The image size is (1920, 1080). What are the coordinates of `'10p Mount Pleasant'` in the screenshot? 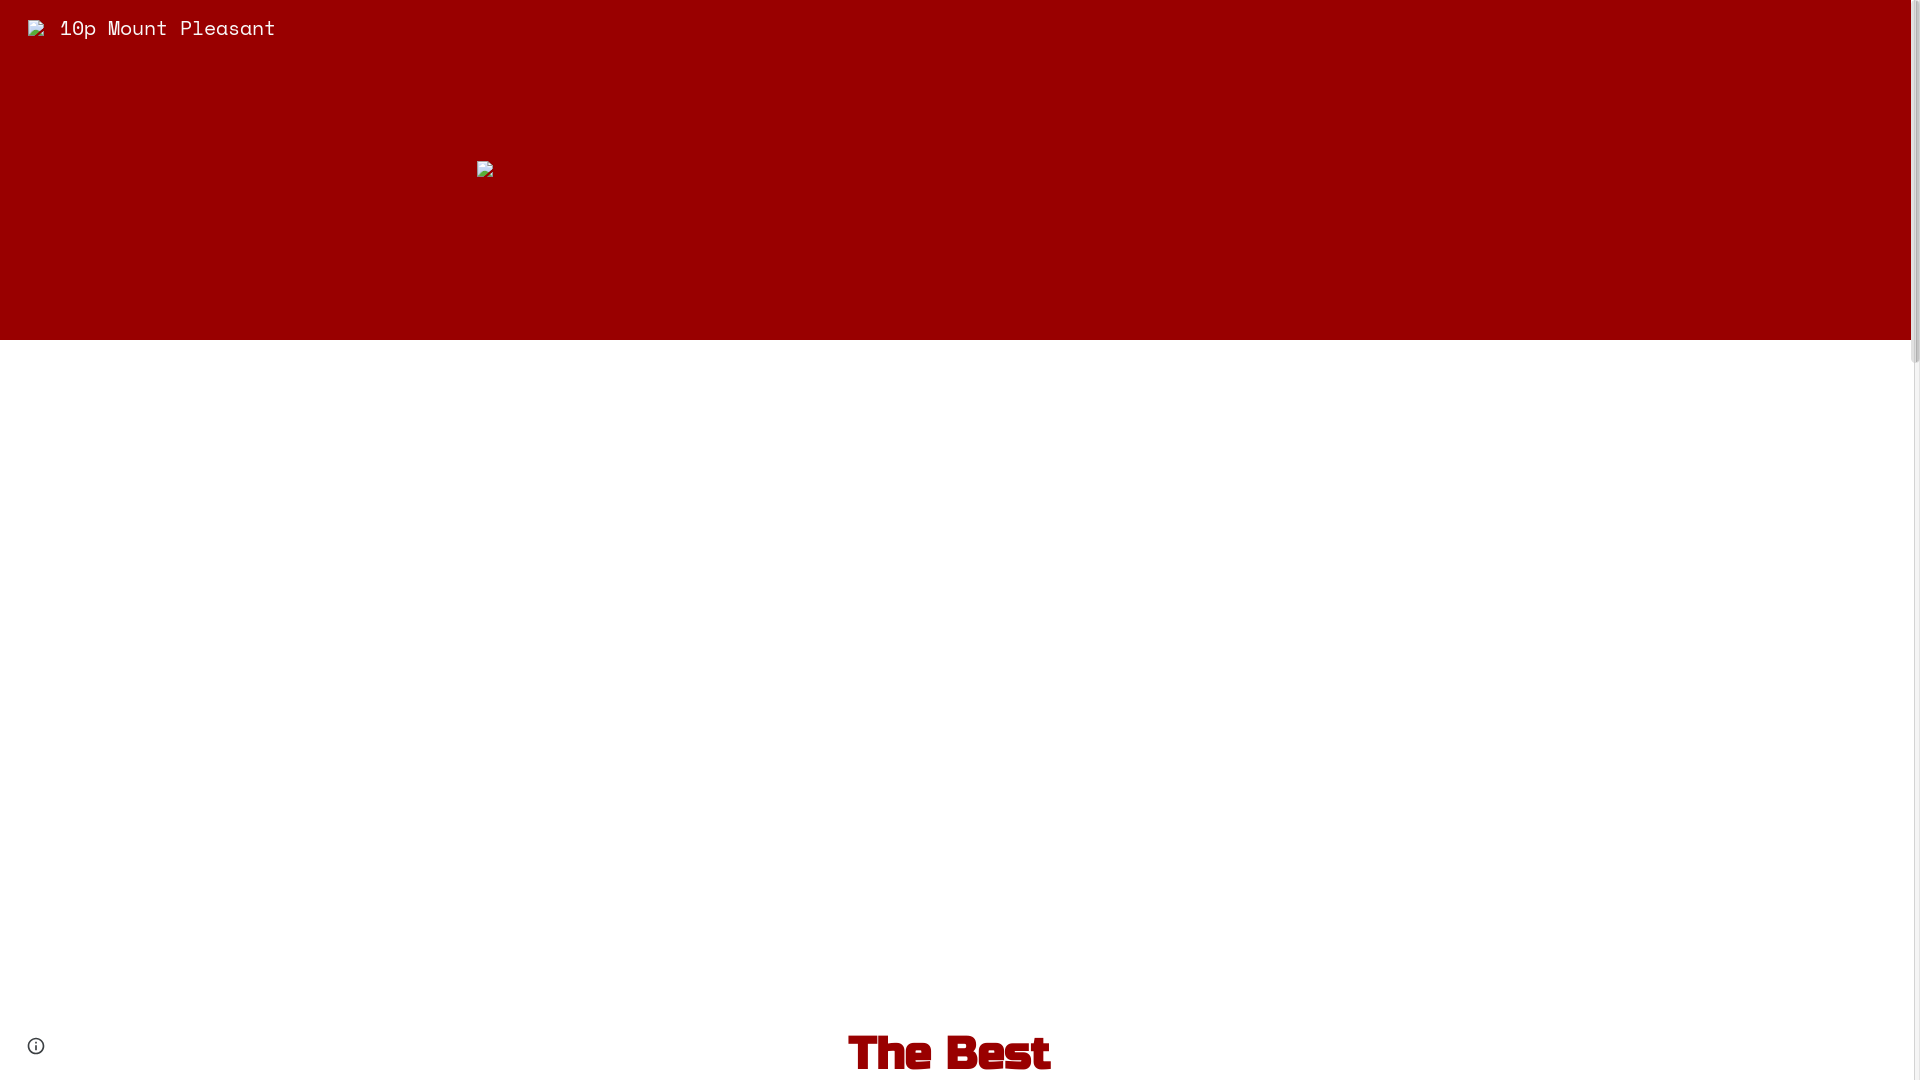 It's located at (151, 25).